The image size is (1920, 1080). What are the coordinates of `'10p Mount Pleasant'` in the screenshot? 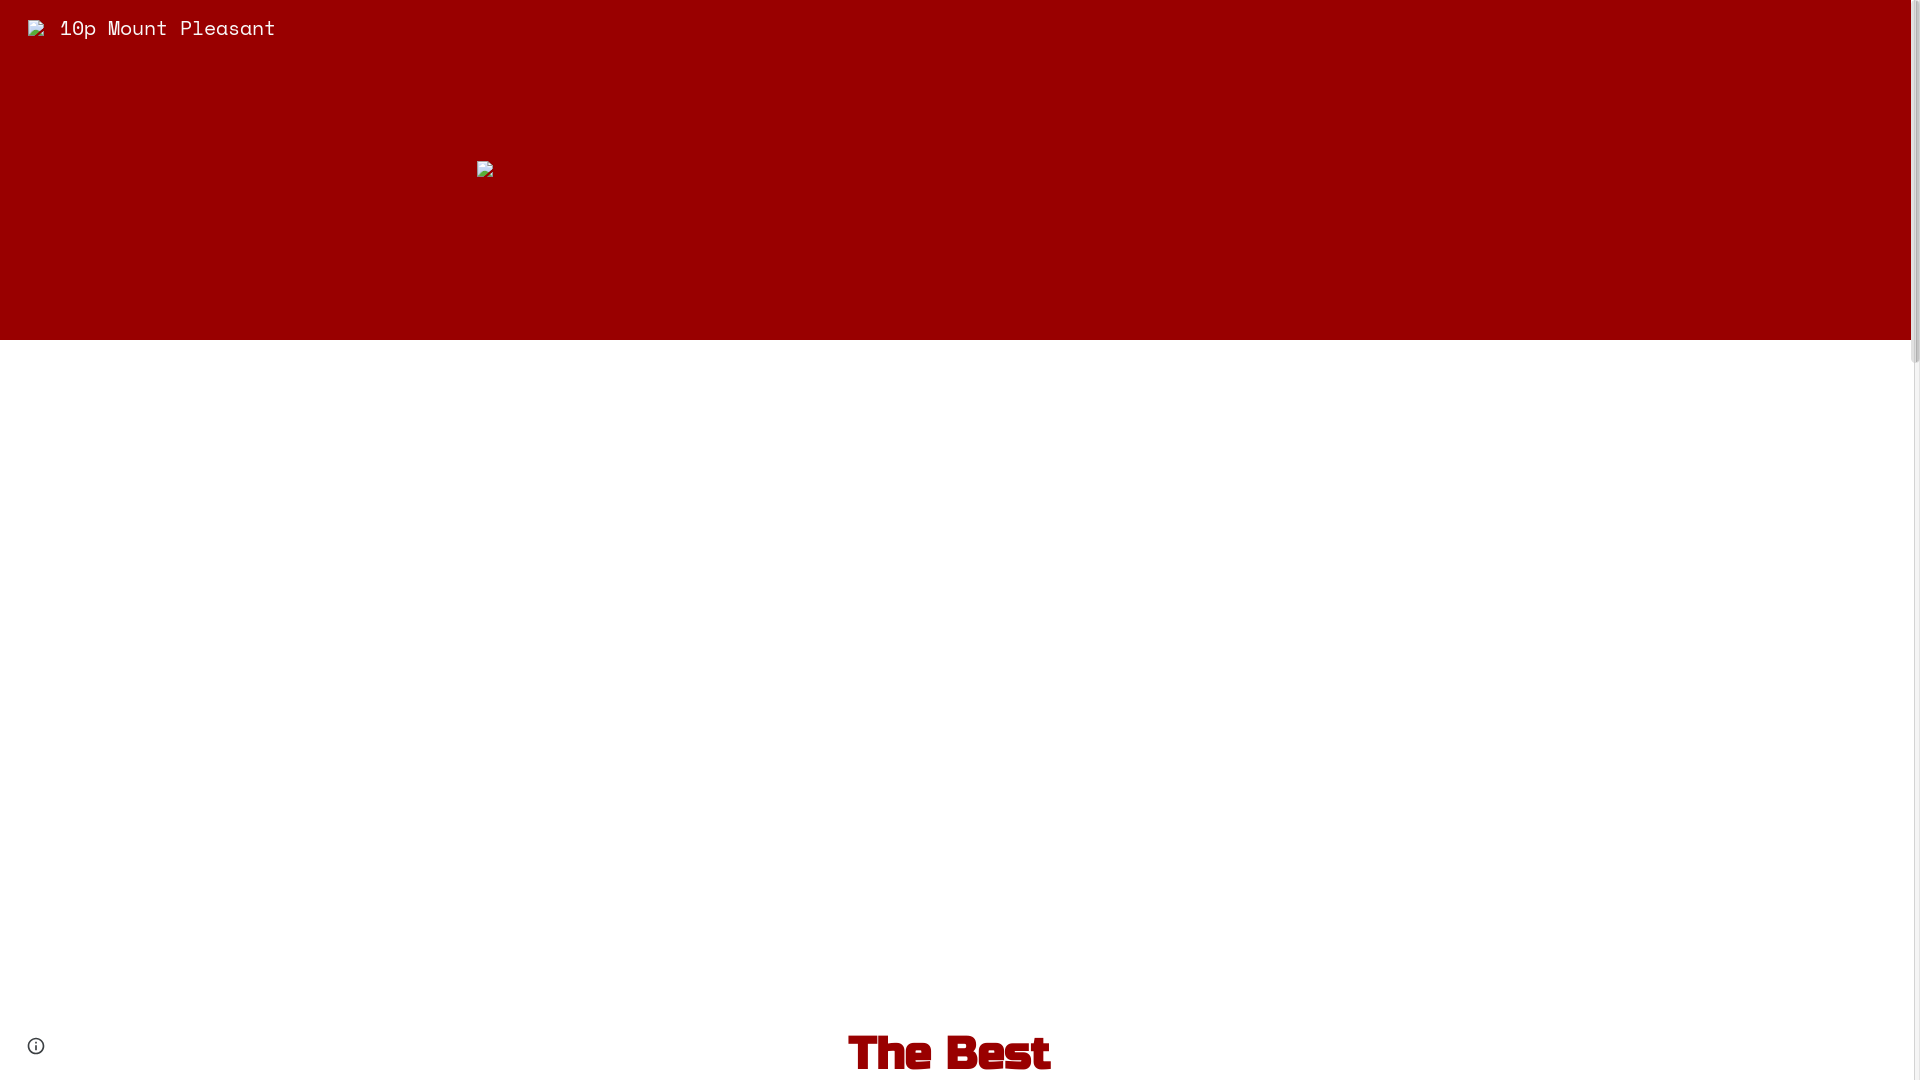 It's located at (151, 25).